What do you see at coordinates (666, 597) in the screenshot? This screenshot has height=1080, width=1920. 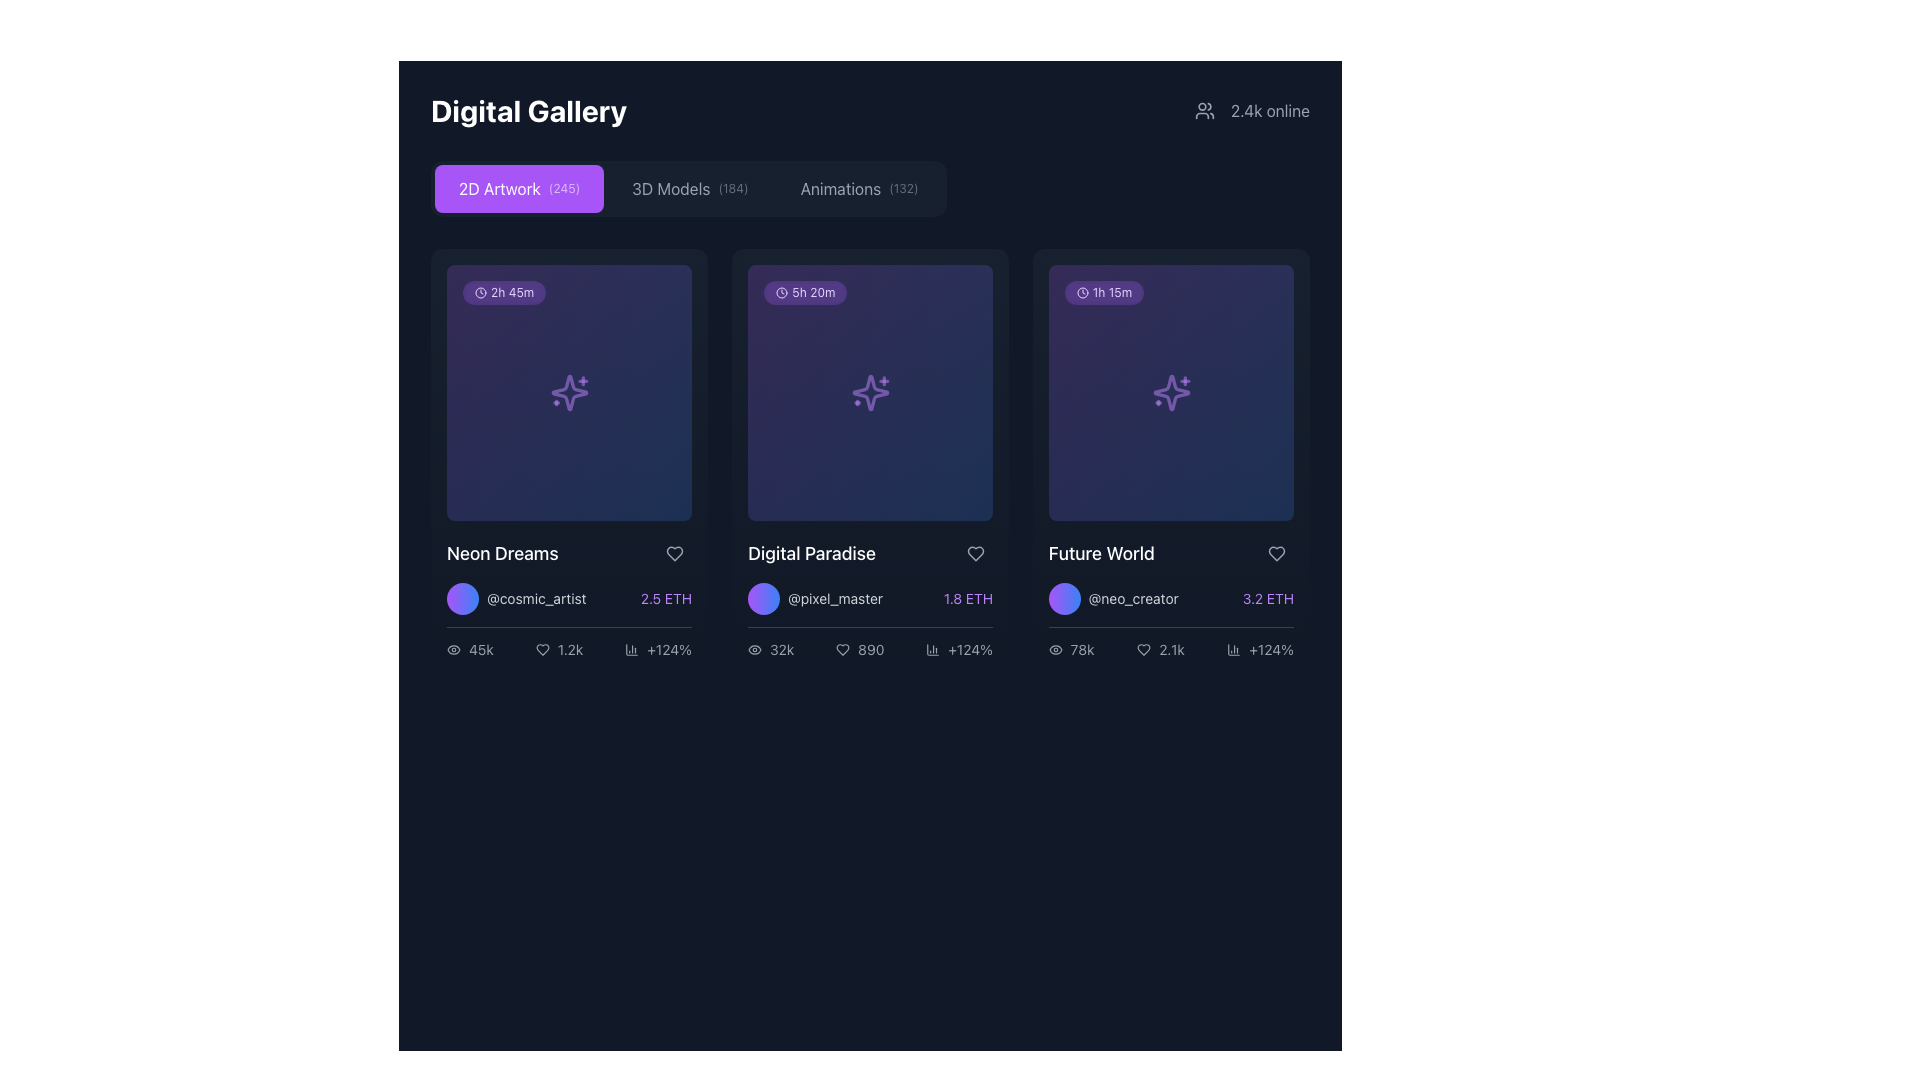 I see `the text label displaying '2.5 ETH' in light purple, located in the bottom section of the first grid item` at bounding box center [666, 597].